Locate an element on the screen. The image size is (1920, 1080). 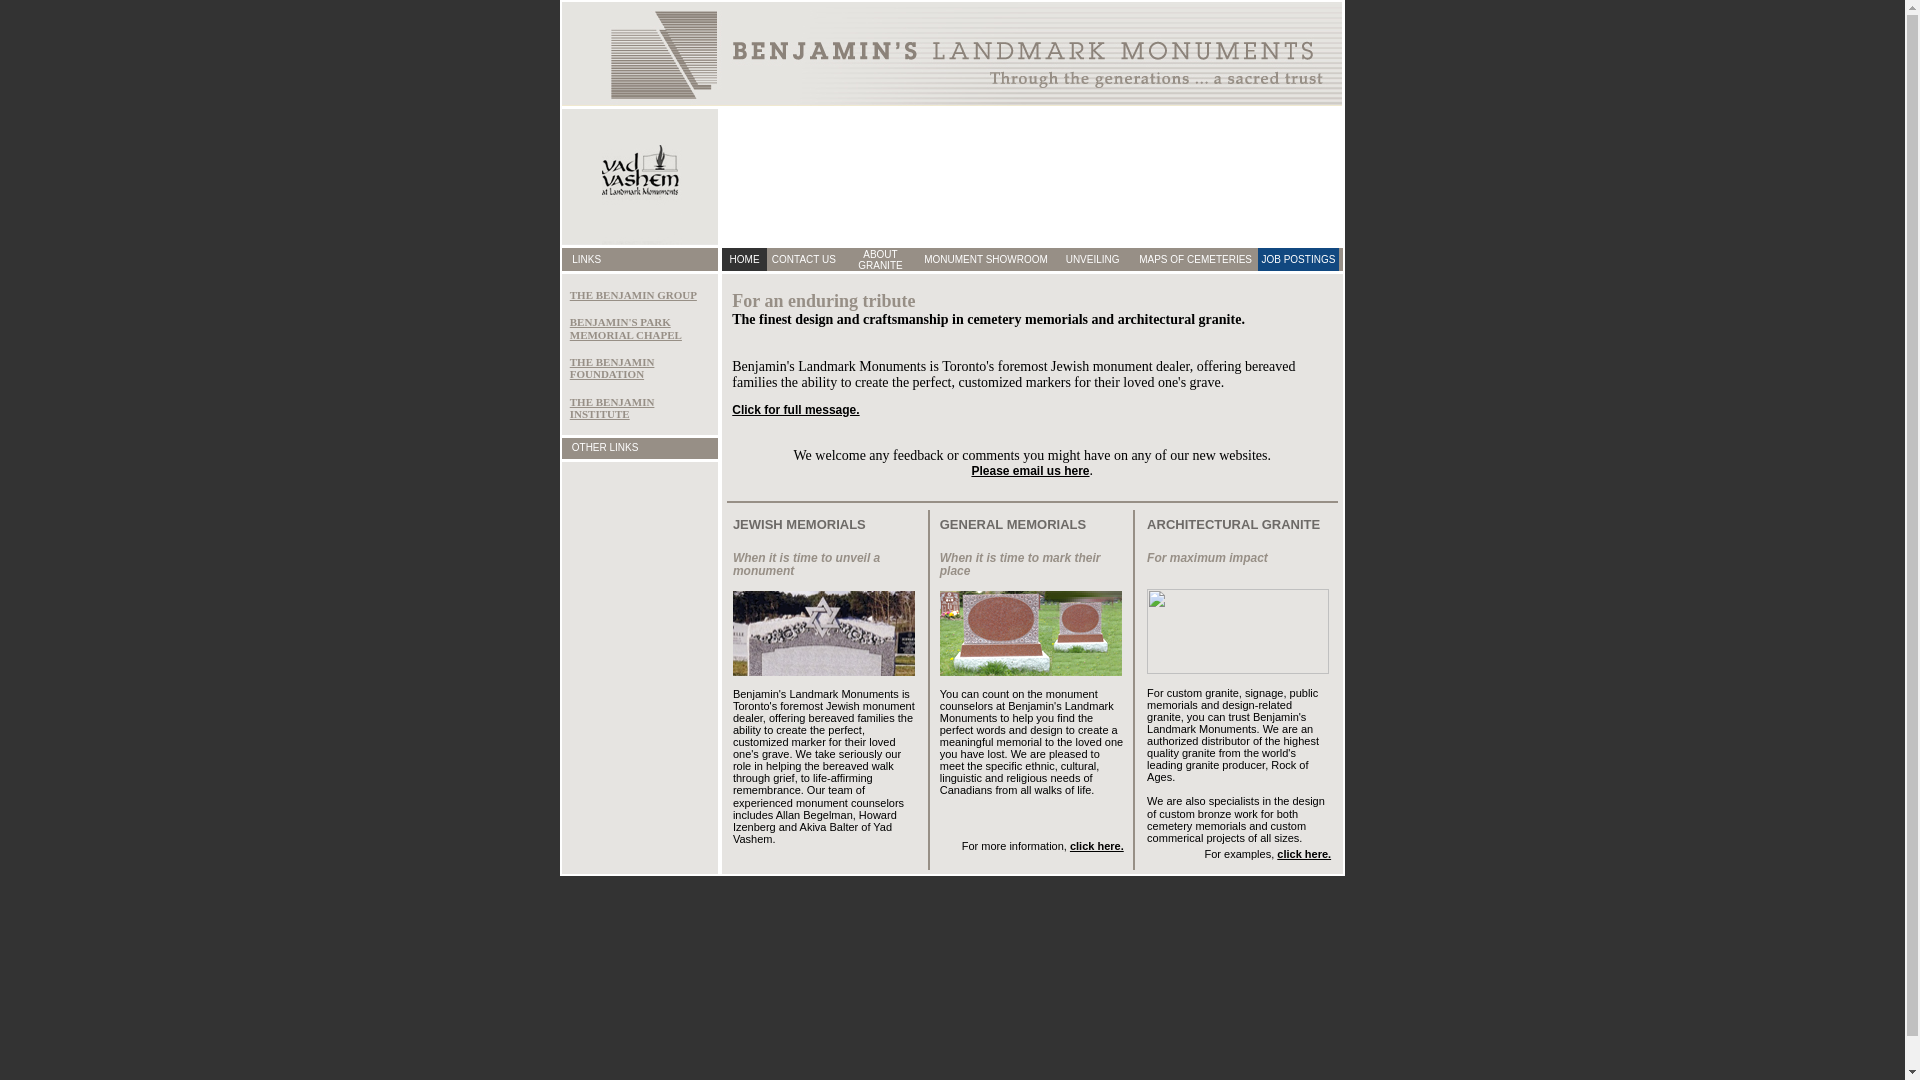
'ABOUT GRANITE' is located at coordinates (858, 257).